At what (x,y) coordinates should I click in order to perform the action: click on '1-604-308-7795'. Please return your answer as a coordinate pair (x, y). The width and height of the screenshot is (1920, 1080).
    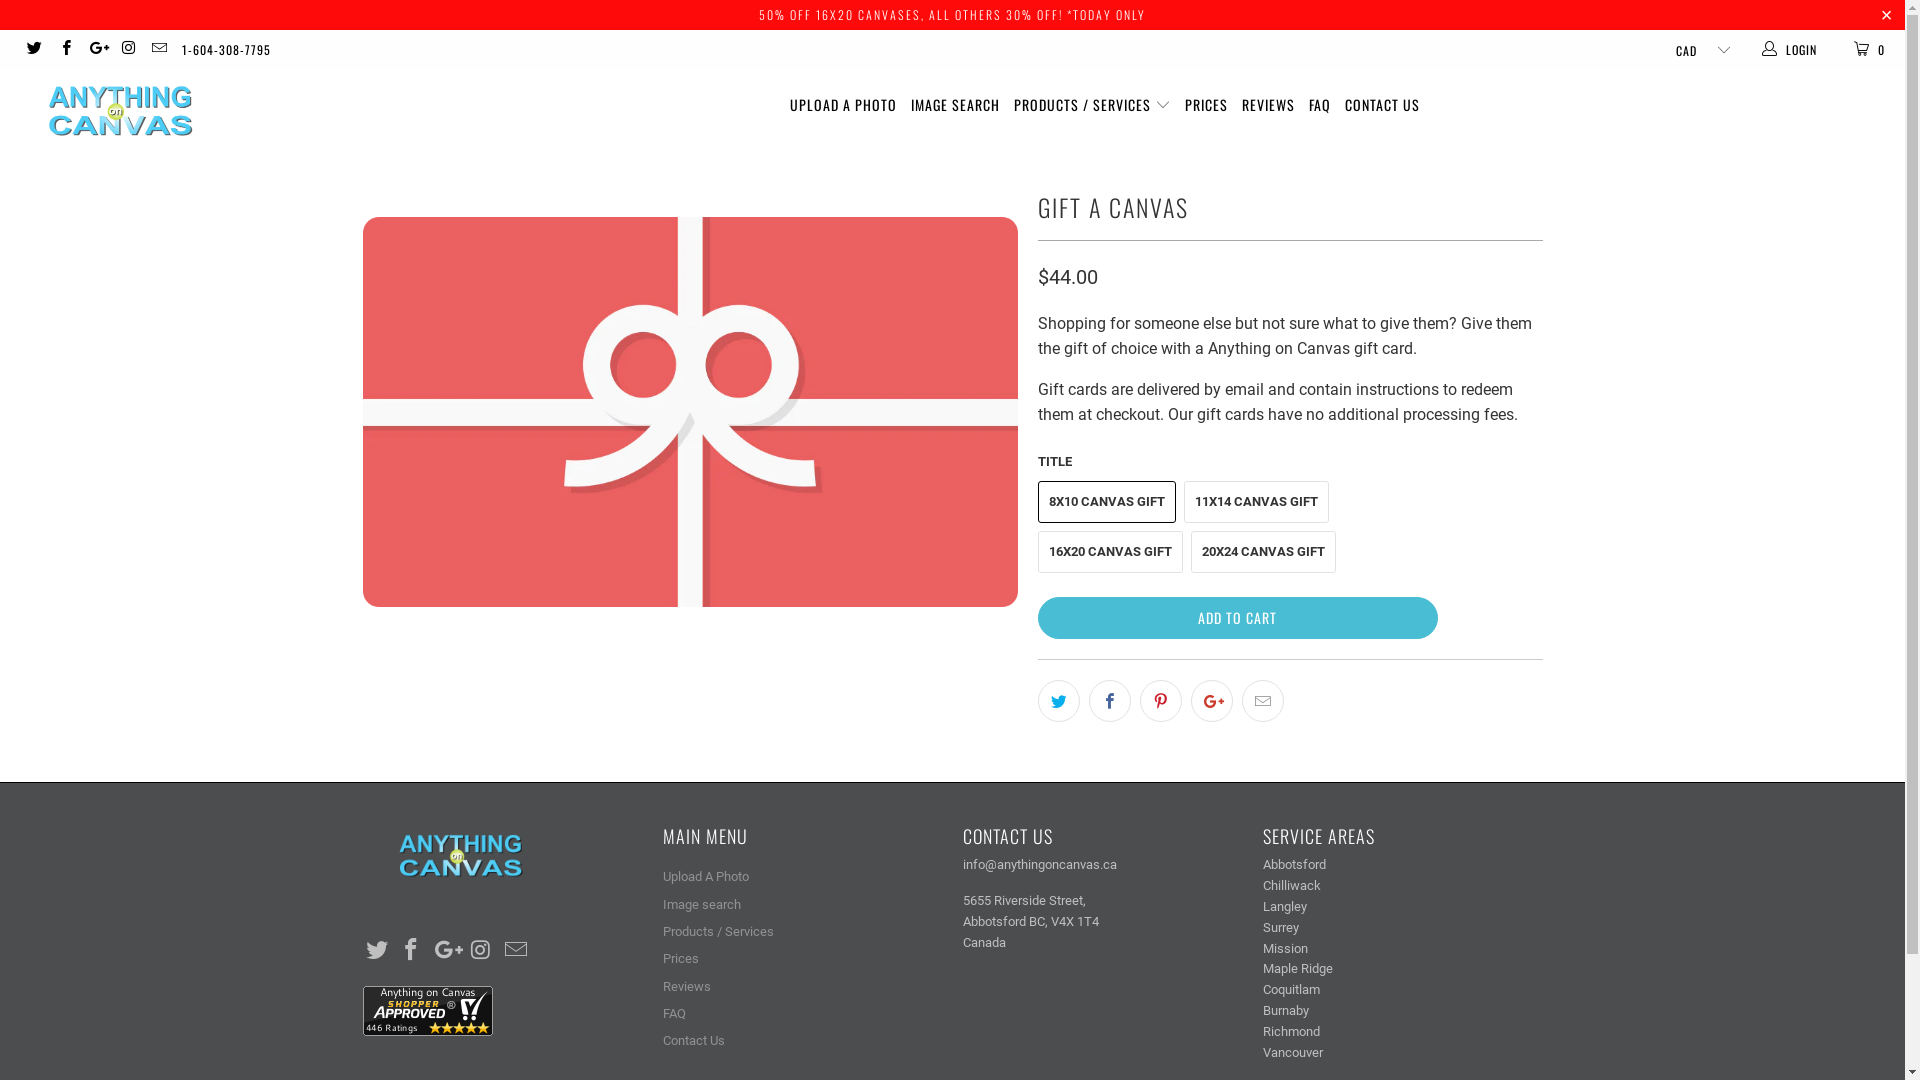
    Looking at the image, I should click on (226, 49).